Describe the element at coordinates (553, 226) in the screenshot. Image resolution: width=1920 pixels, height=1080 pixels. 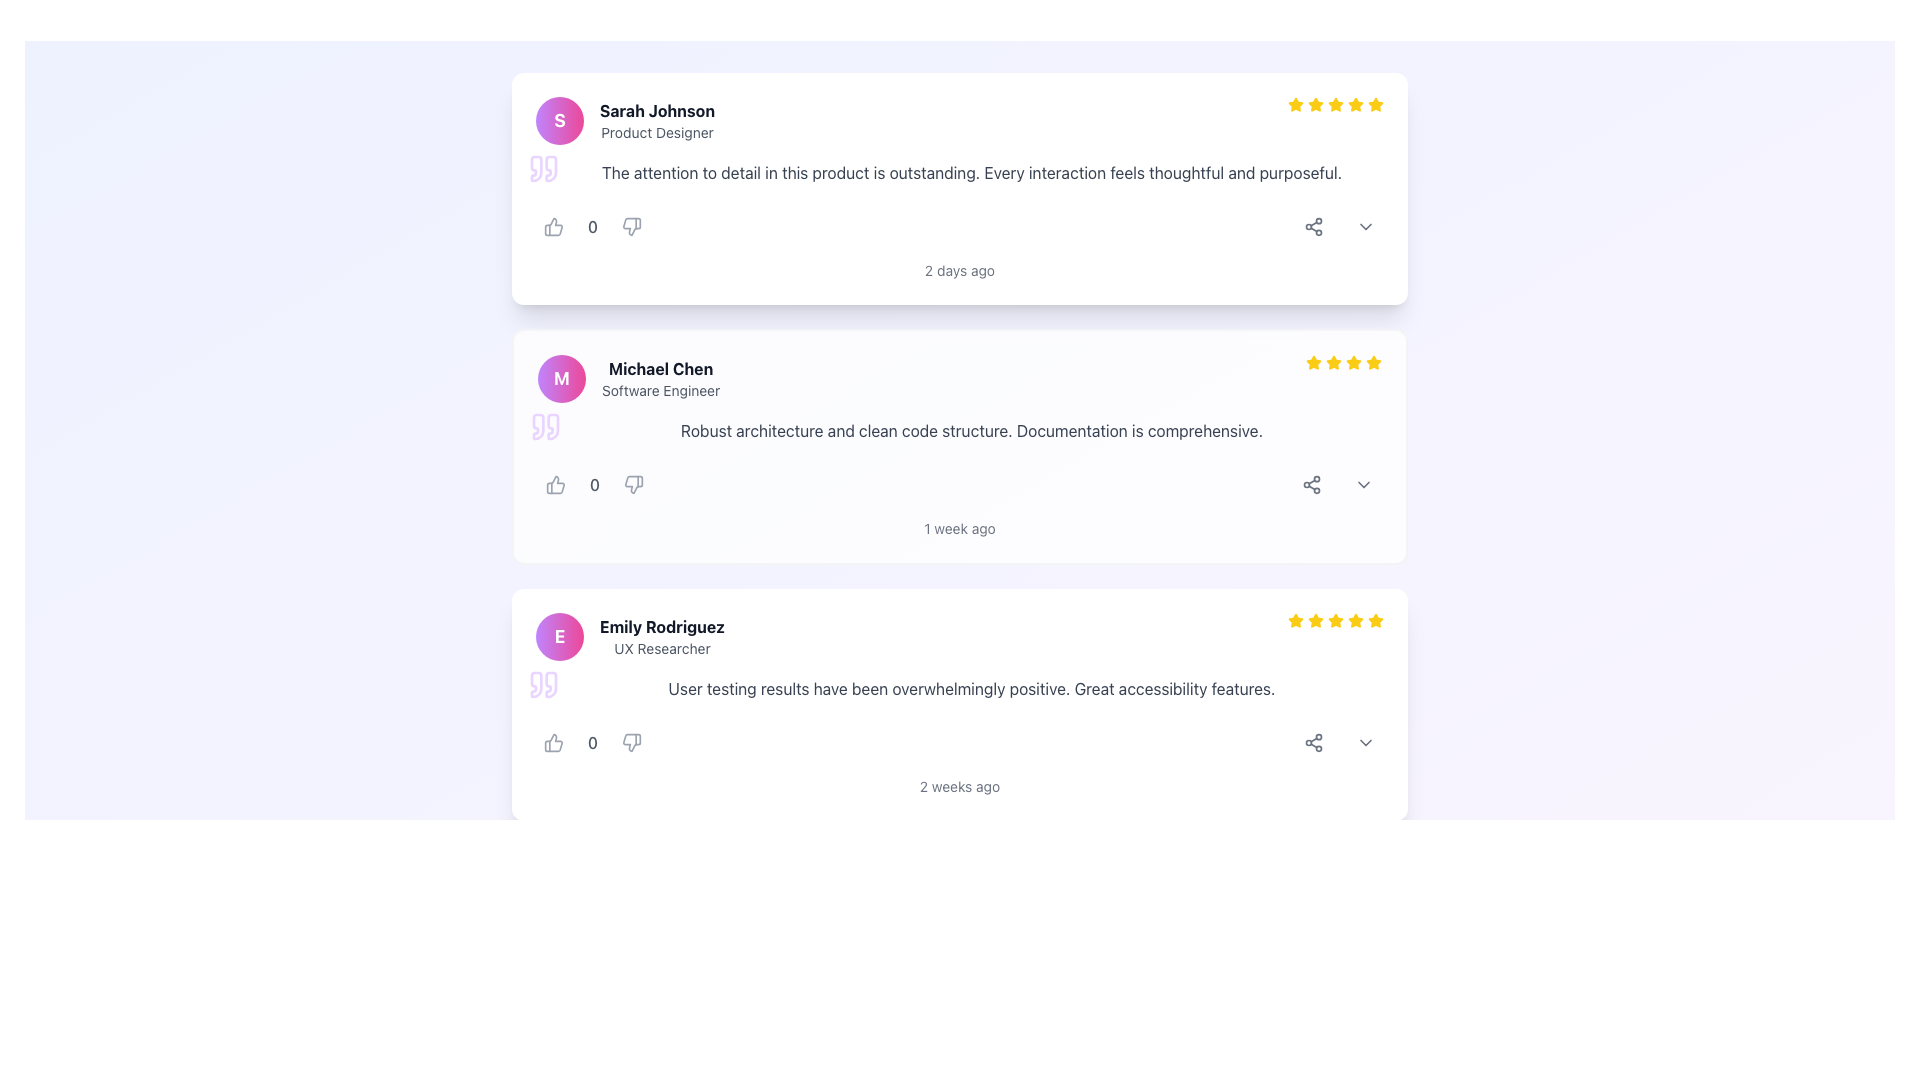
I see `the approval icon located to the left of the text '0'` at that location.